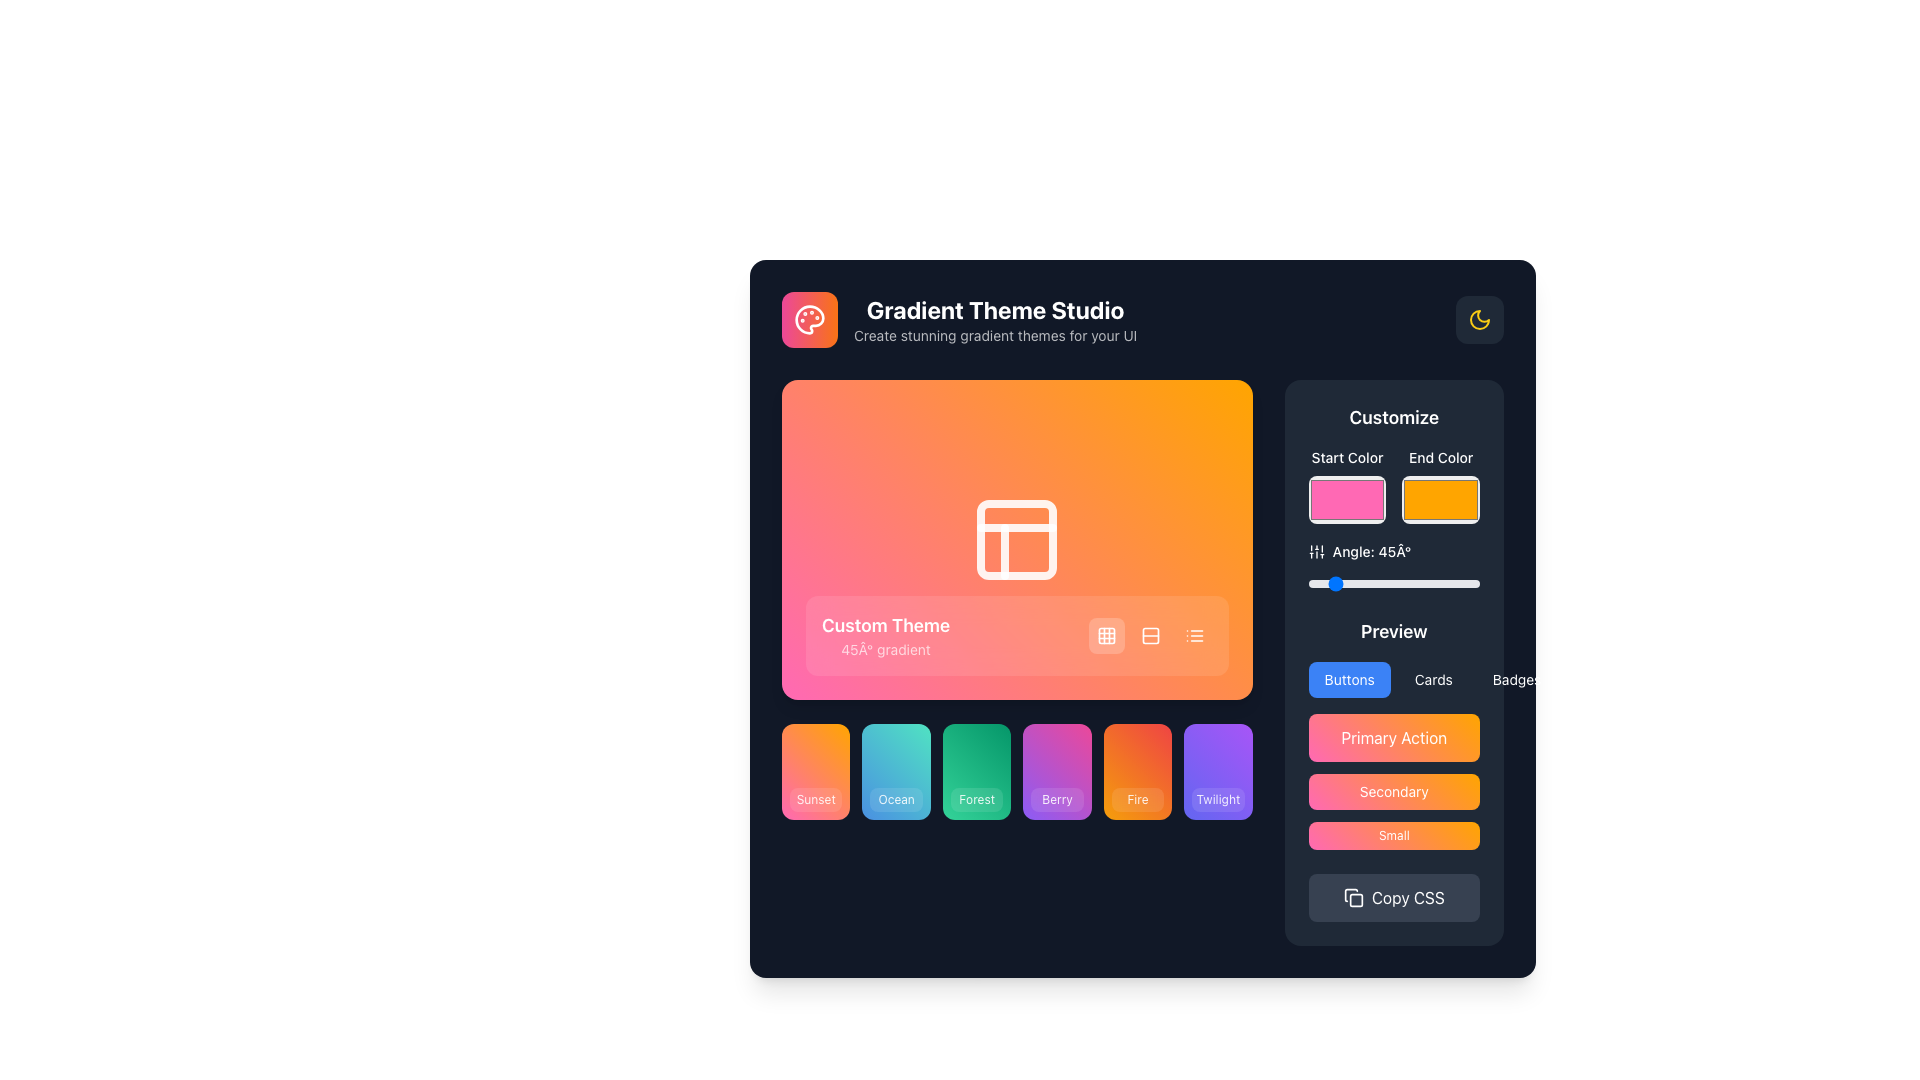  Describe the element at coordinates (1349, 583) in the screenshot. I see `angle` at that location.